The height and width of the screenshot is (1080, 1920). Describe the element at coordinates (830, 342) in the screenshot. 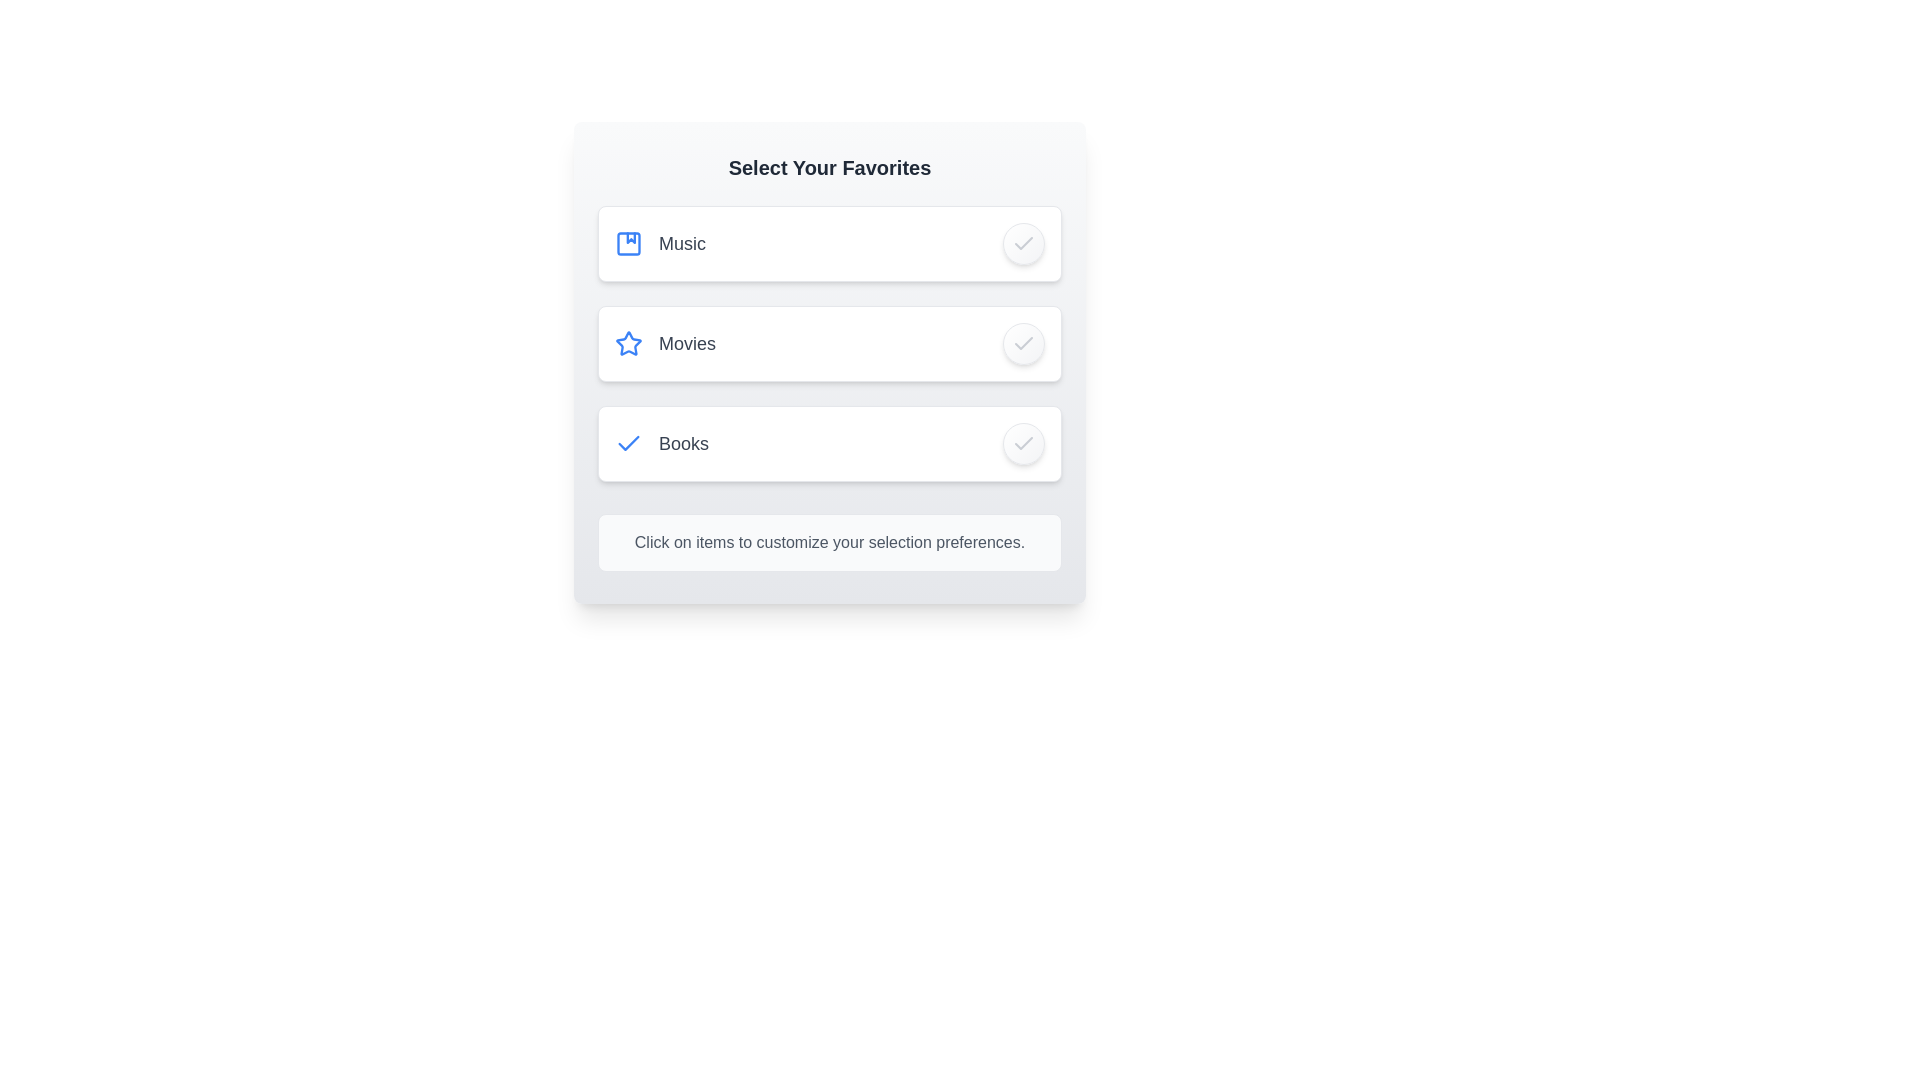

I see `the second item in the vertical list, which represents the selectable option 'Movies'` at that location.